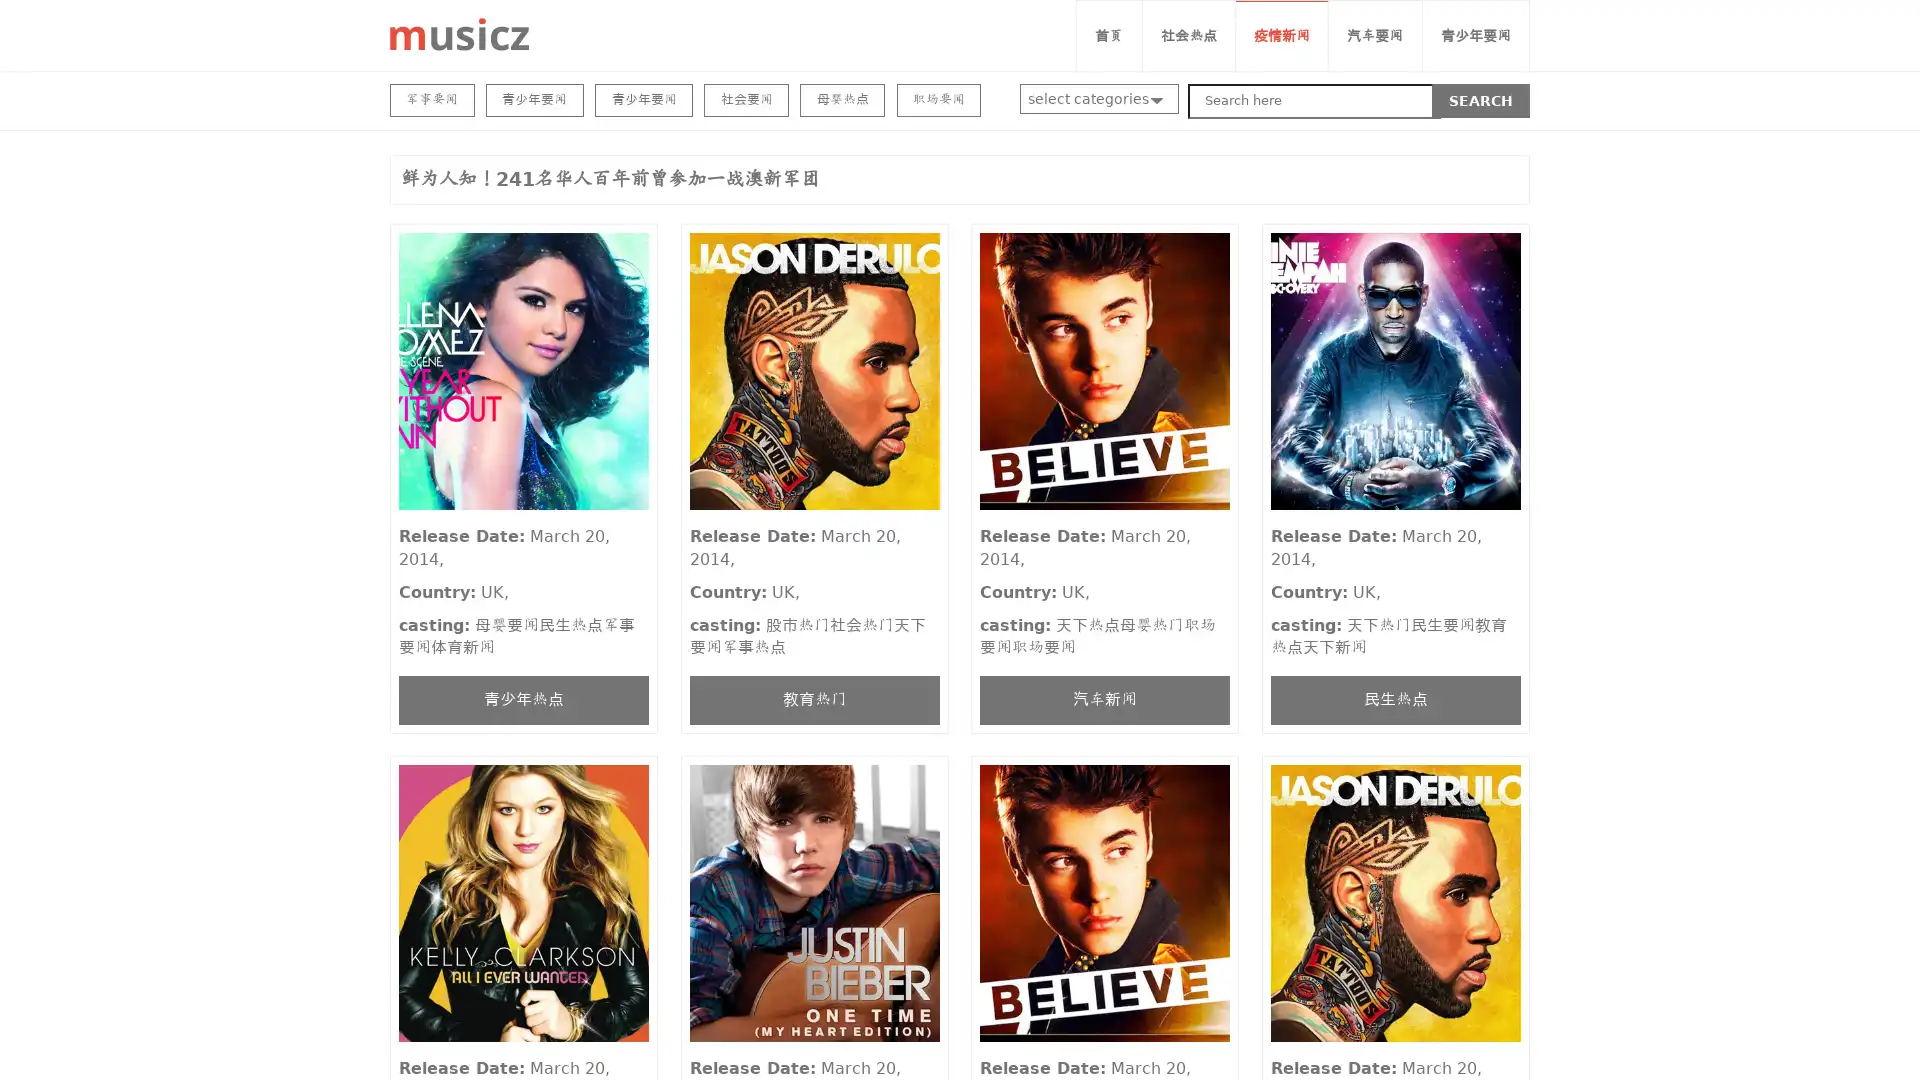 Image resolution: width=1920 pixels, height=1080 pixels. I want to click on search, so click(1481, 100).